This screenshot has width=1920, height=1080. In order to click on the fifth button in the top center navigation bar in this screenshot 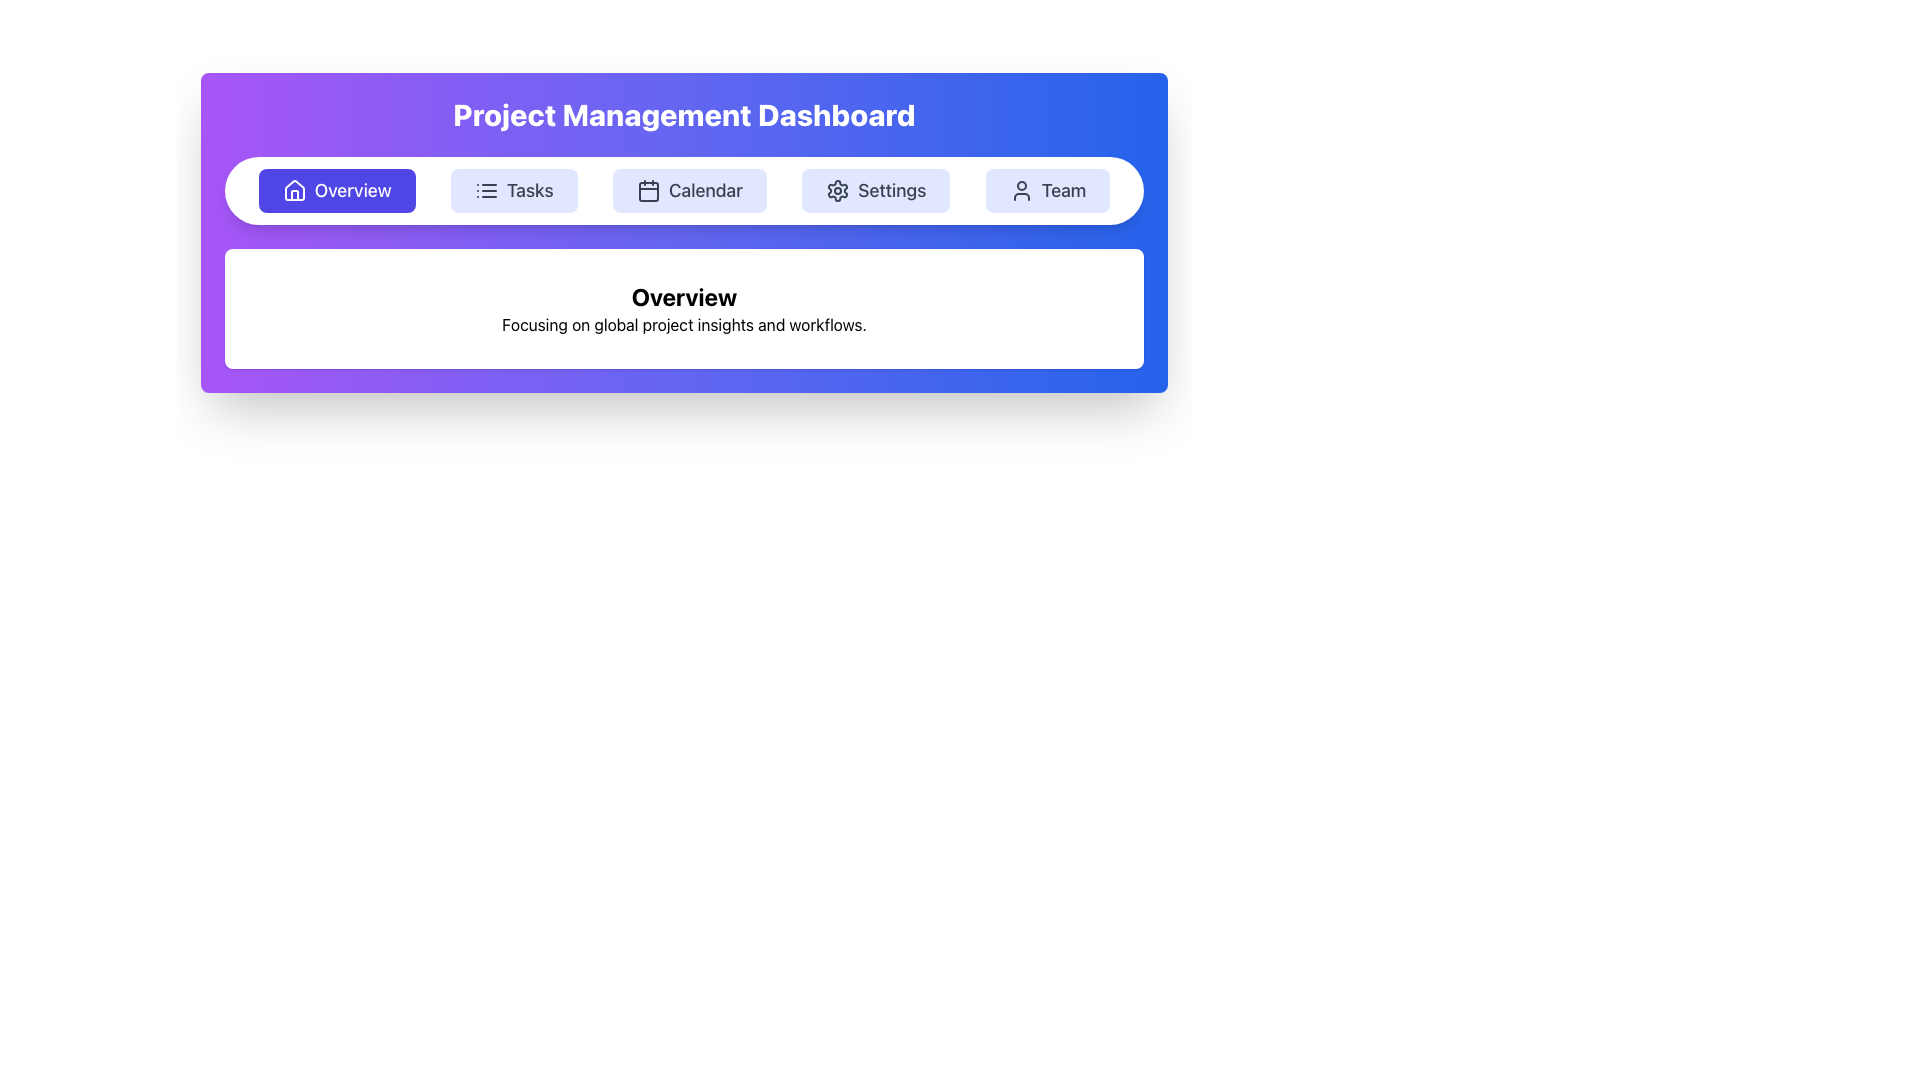, I will do `click(1047, 191)`.